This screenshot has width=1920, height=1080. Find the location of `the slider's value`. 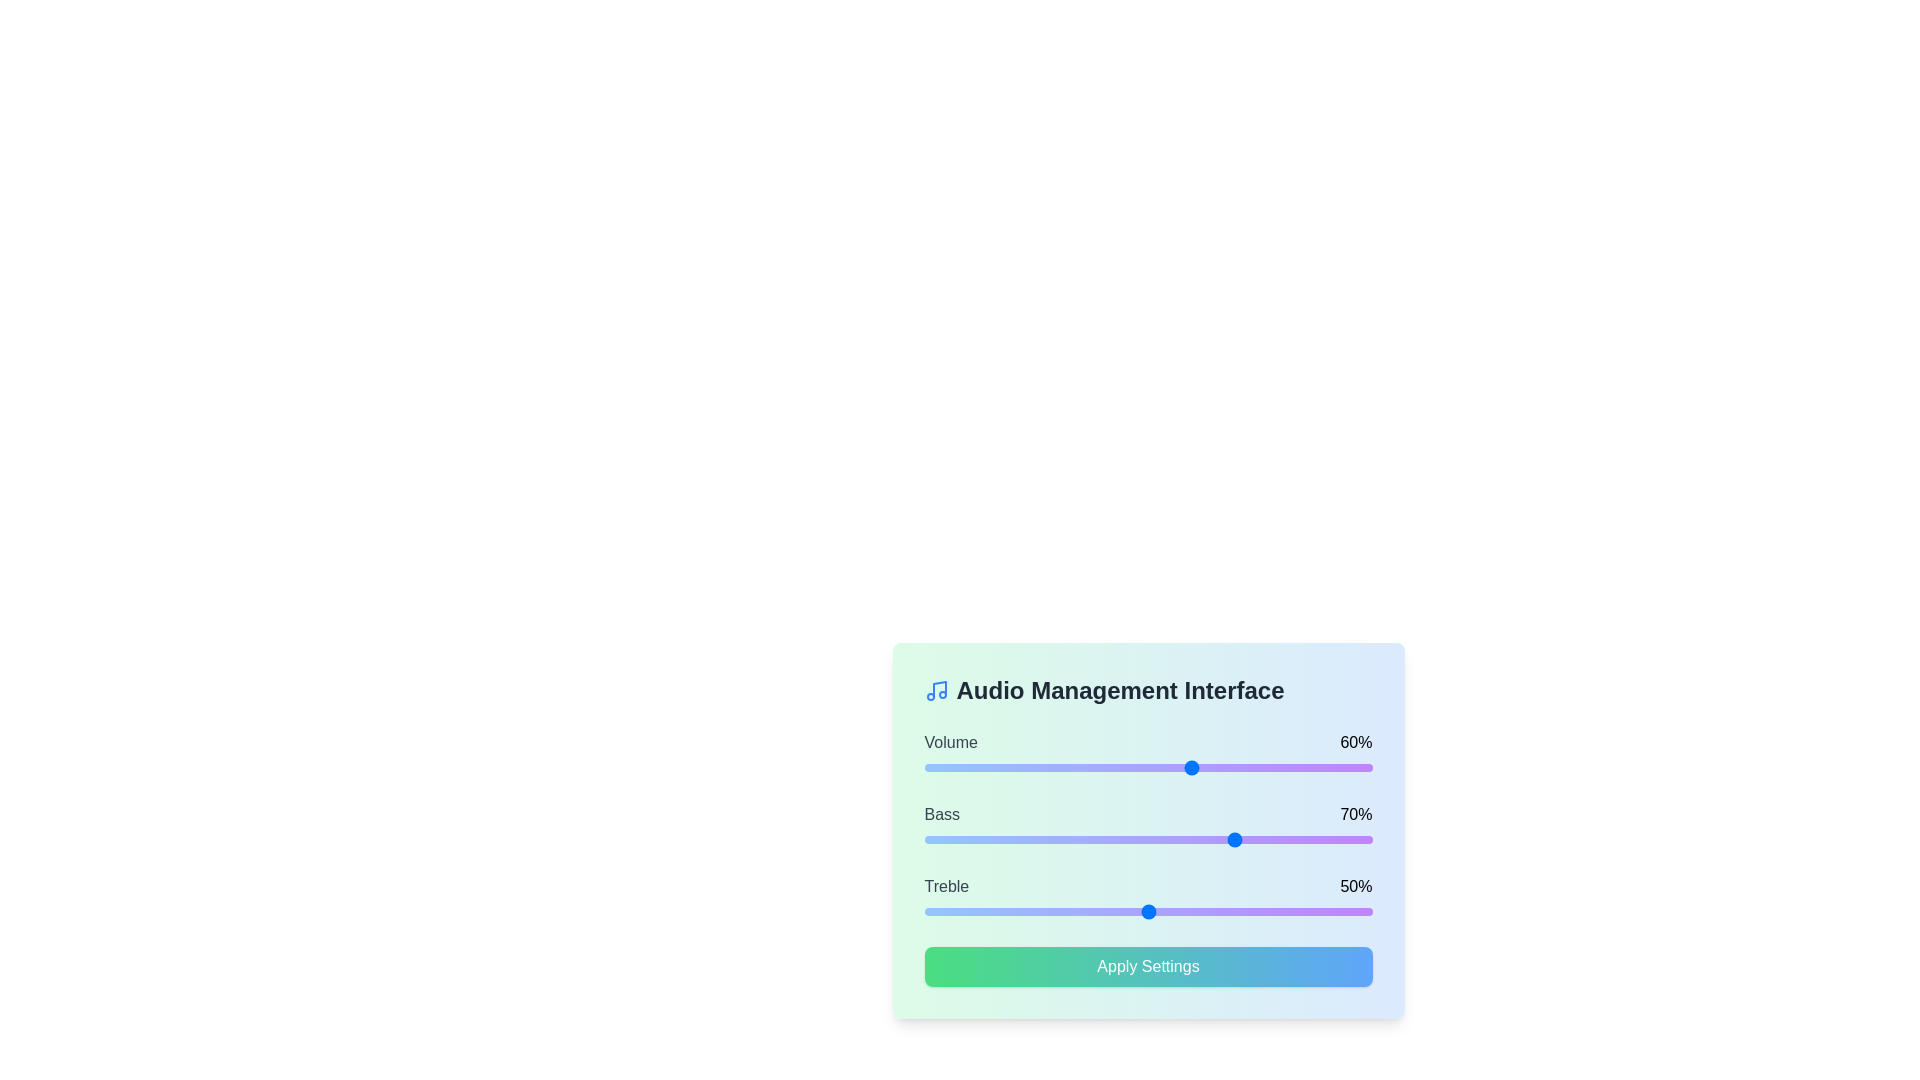

the slider's value is located at coordinates (1005, 766).